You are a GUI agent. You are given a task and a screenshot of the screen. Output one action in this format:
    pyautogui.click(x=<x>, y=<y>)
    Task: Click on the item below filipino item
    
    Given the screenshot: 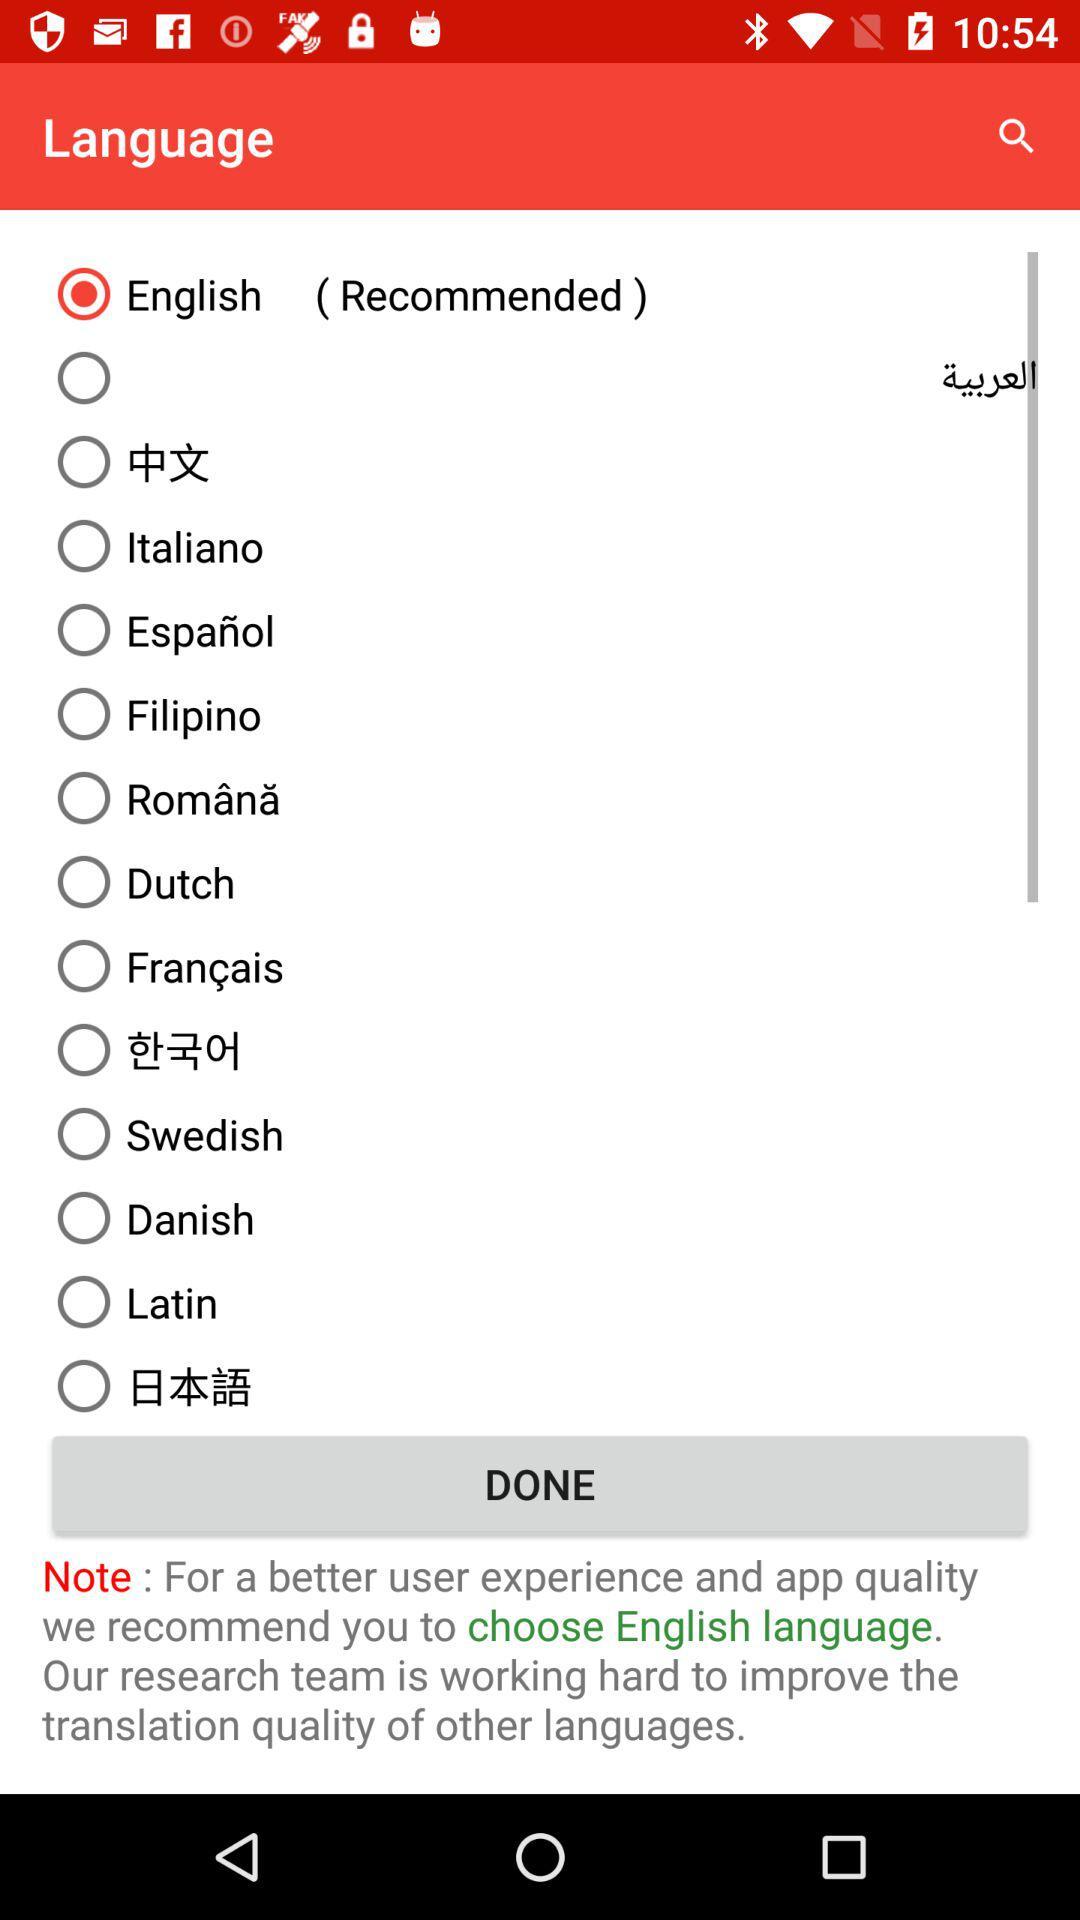 What is the action you would take?
    pyautogui.click(x=540, y=796)
    